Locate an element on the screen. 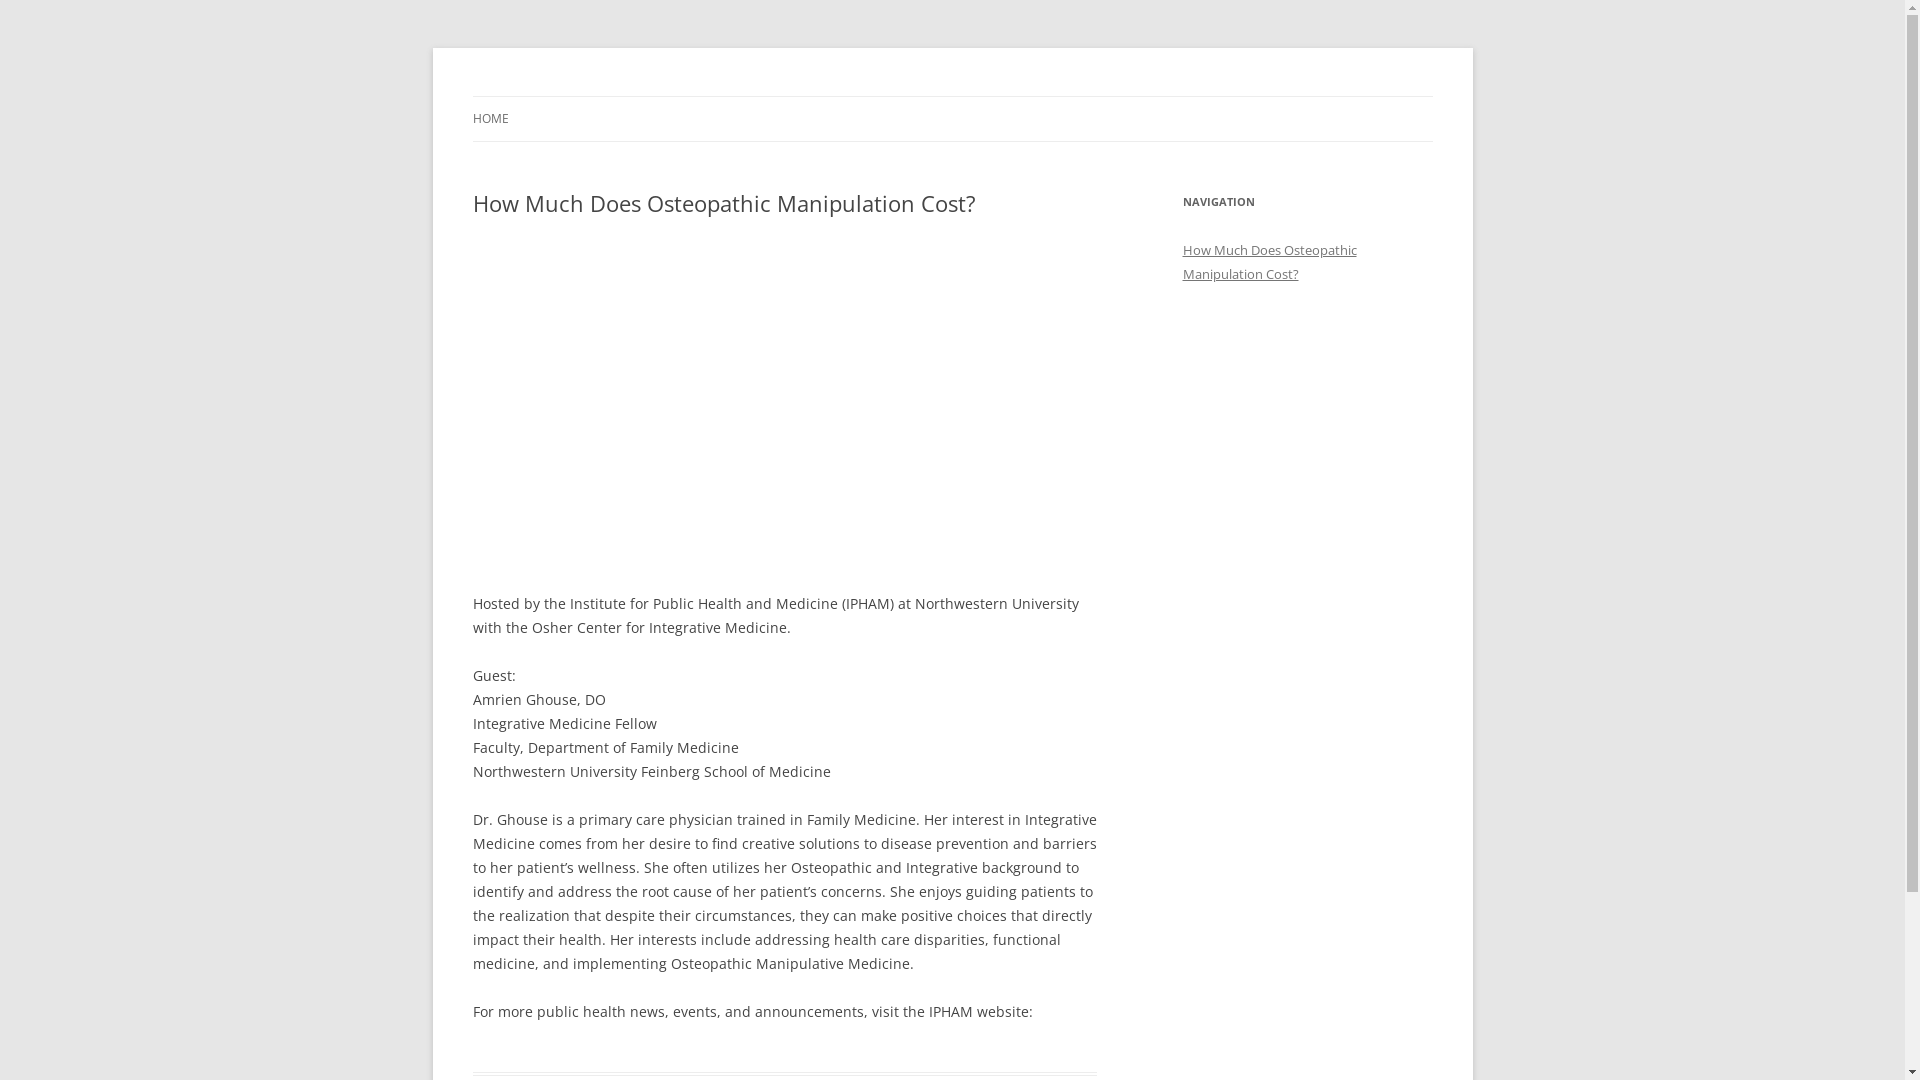 This screenshot has height=1080, width=1920. 'Chickenpox Vaccine For Adults' is located at coordinates (470, 96).